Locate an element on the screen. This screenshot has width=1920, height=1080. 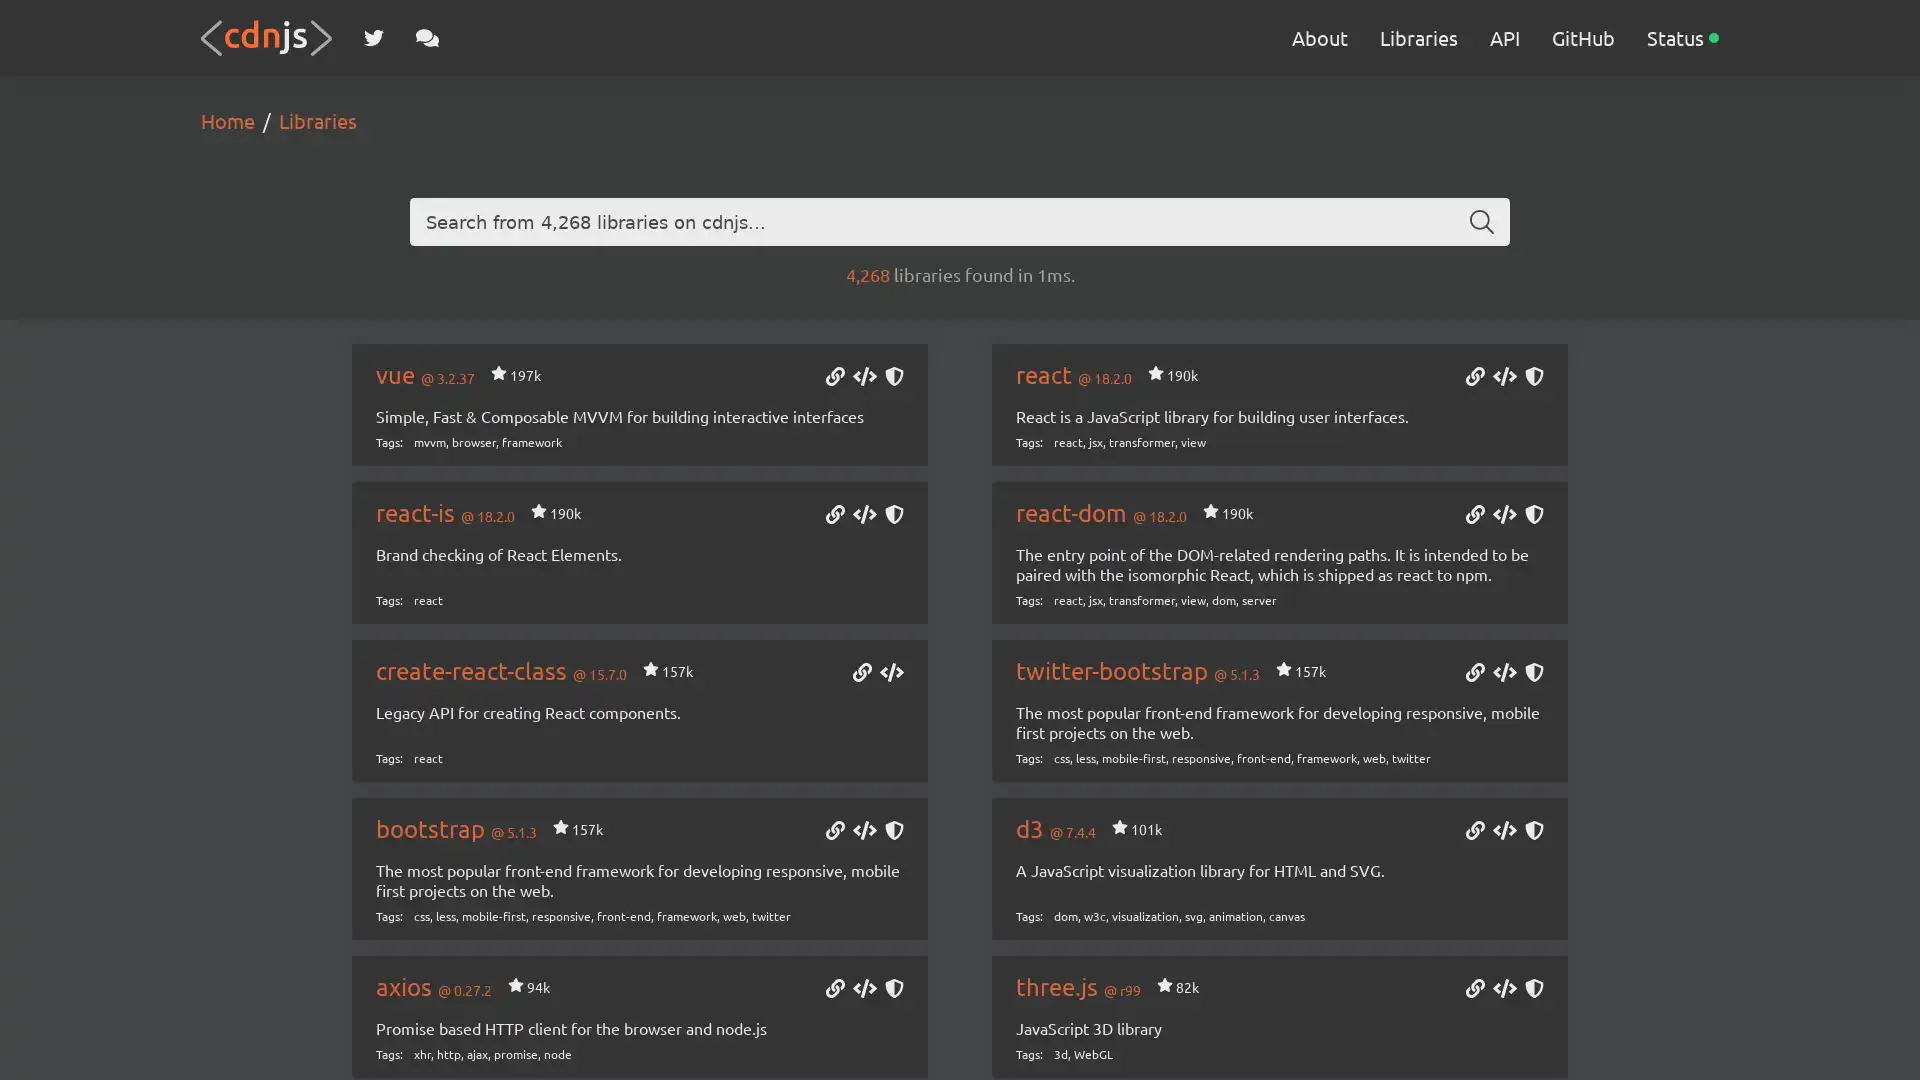
Copy Script Tag is located at coordinates (864, 832).